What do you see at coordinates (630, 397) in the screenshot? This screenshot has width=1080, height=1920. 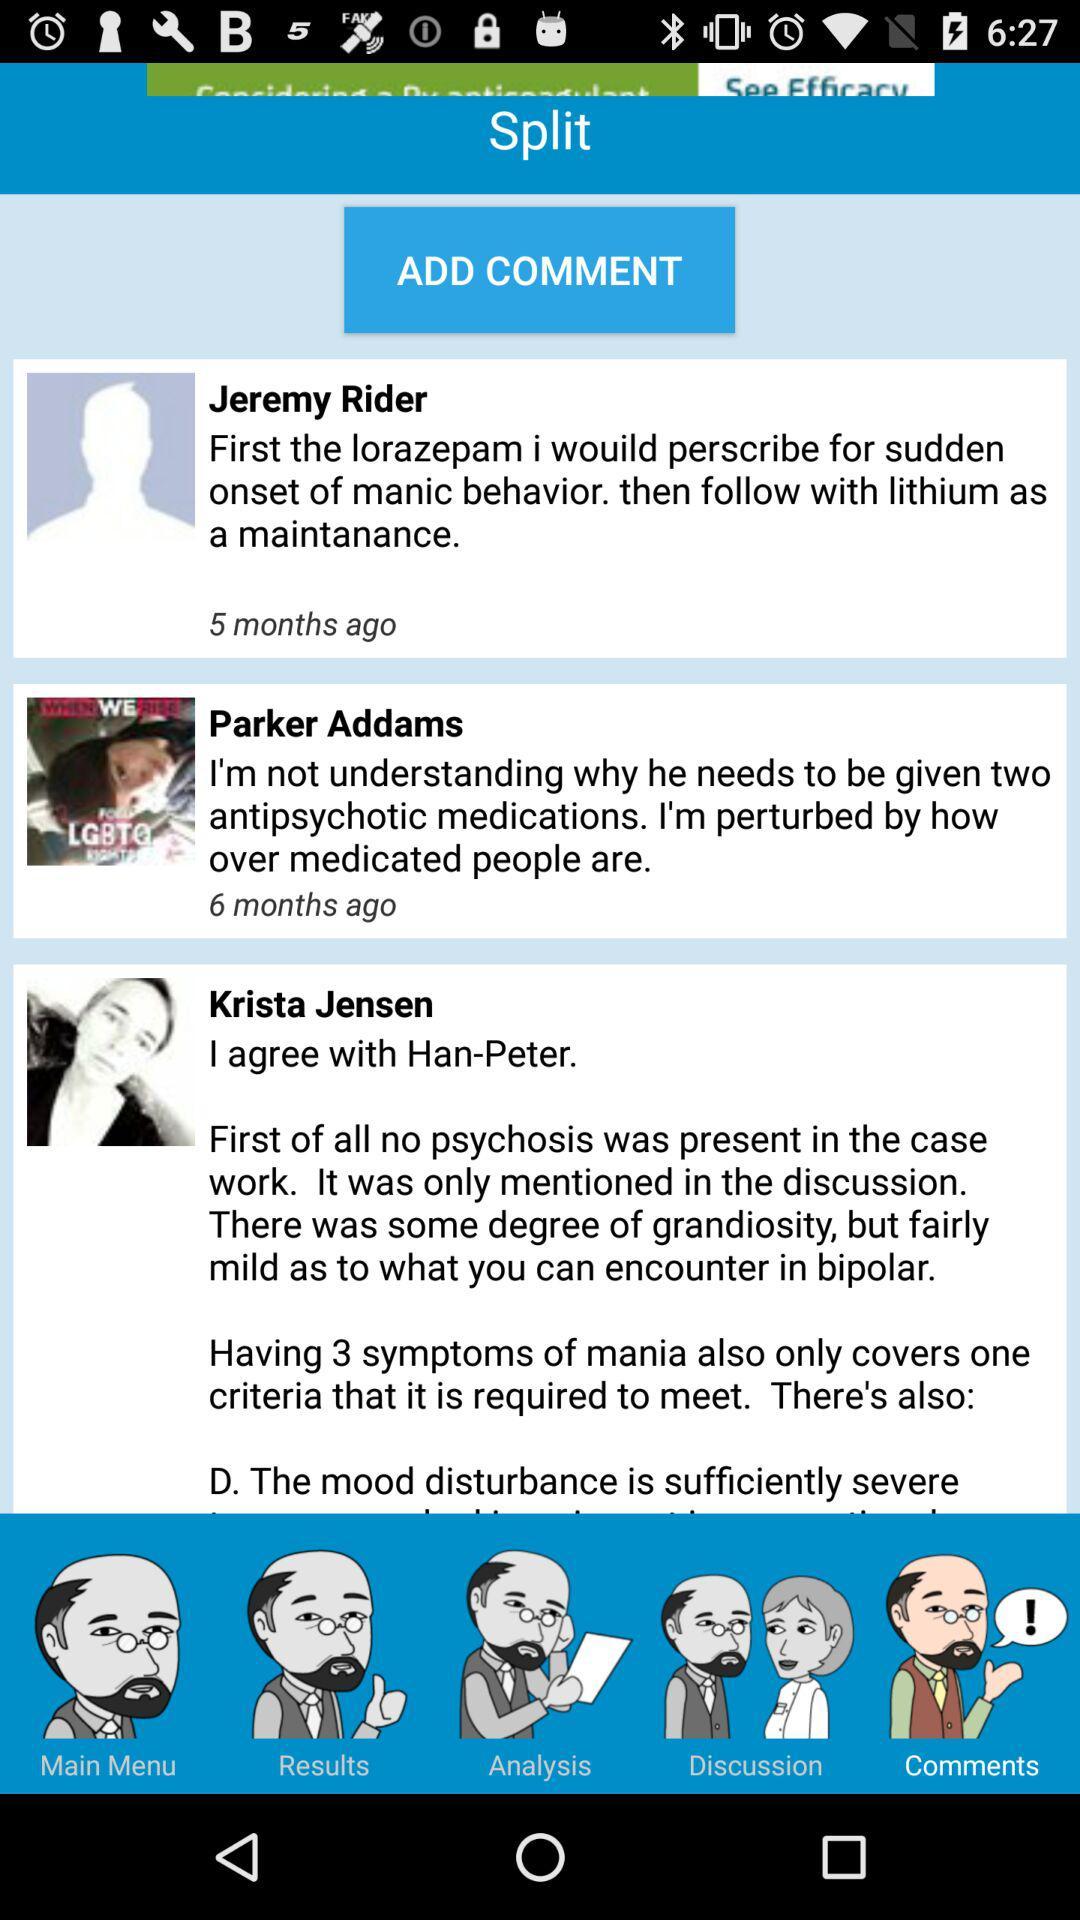 I see `the item below the add comment item` at bounding box center [630, 397].